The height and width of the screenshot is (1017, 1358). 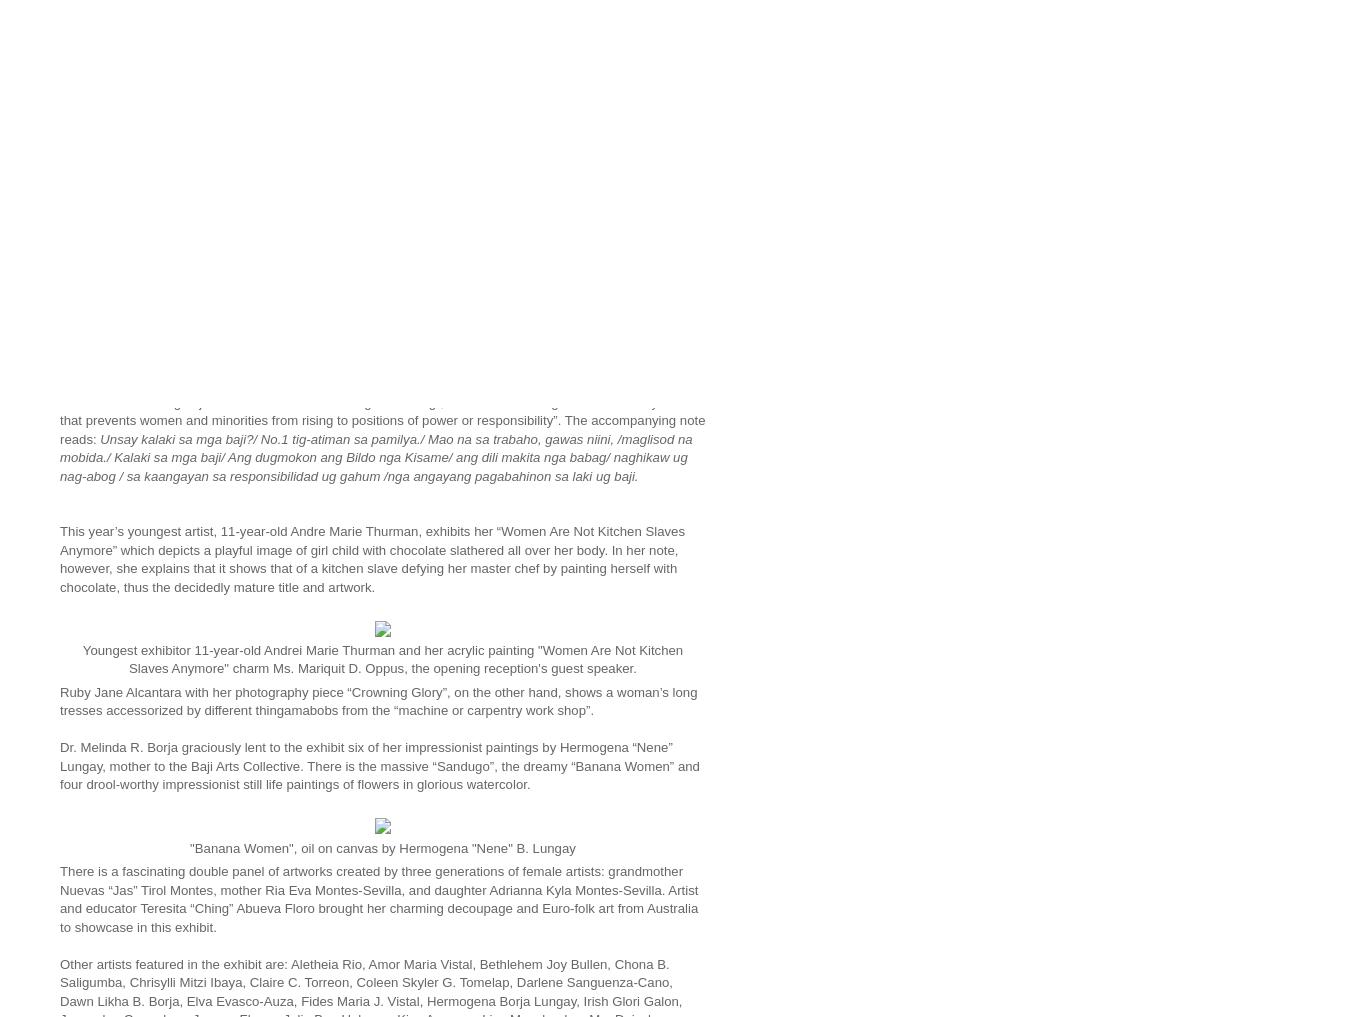 I want to click on 'Dr. Melinda R. Borja graciously lent to the exhibit six of her impressionist paintings by Hermogena “Nene” Lungay, mother to the Baji Arts Collective. There is the massive “Sandugo”, the dreamy “Banana Women” and four drool-worthy impressionist still life paintings of flowers in glorious watercolor.', so click(x=379, y=766).